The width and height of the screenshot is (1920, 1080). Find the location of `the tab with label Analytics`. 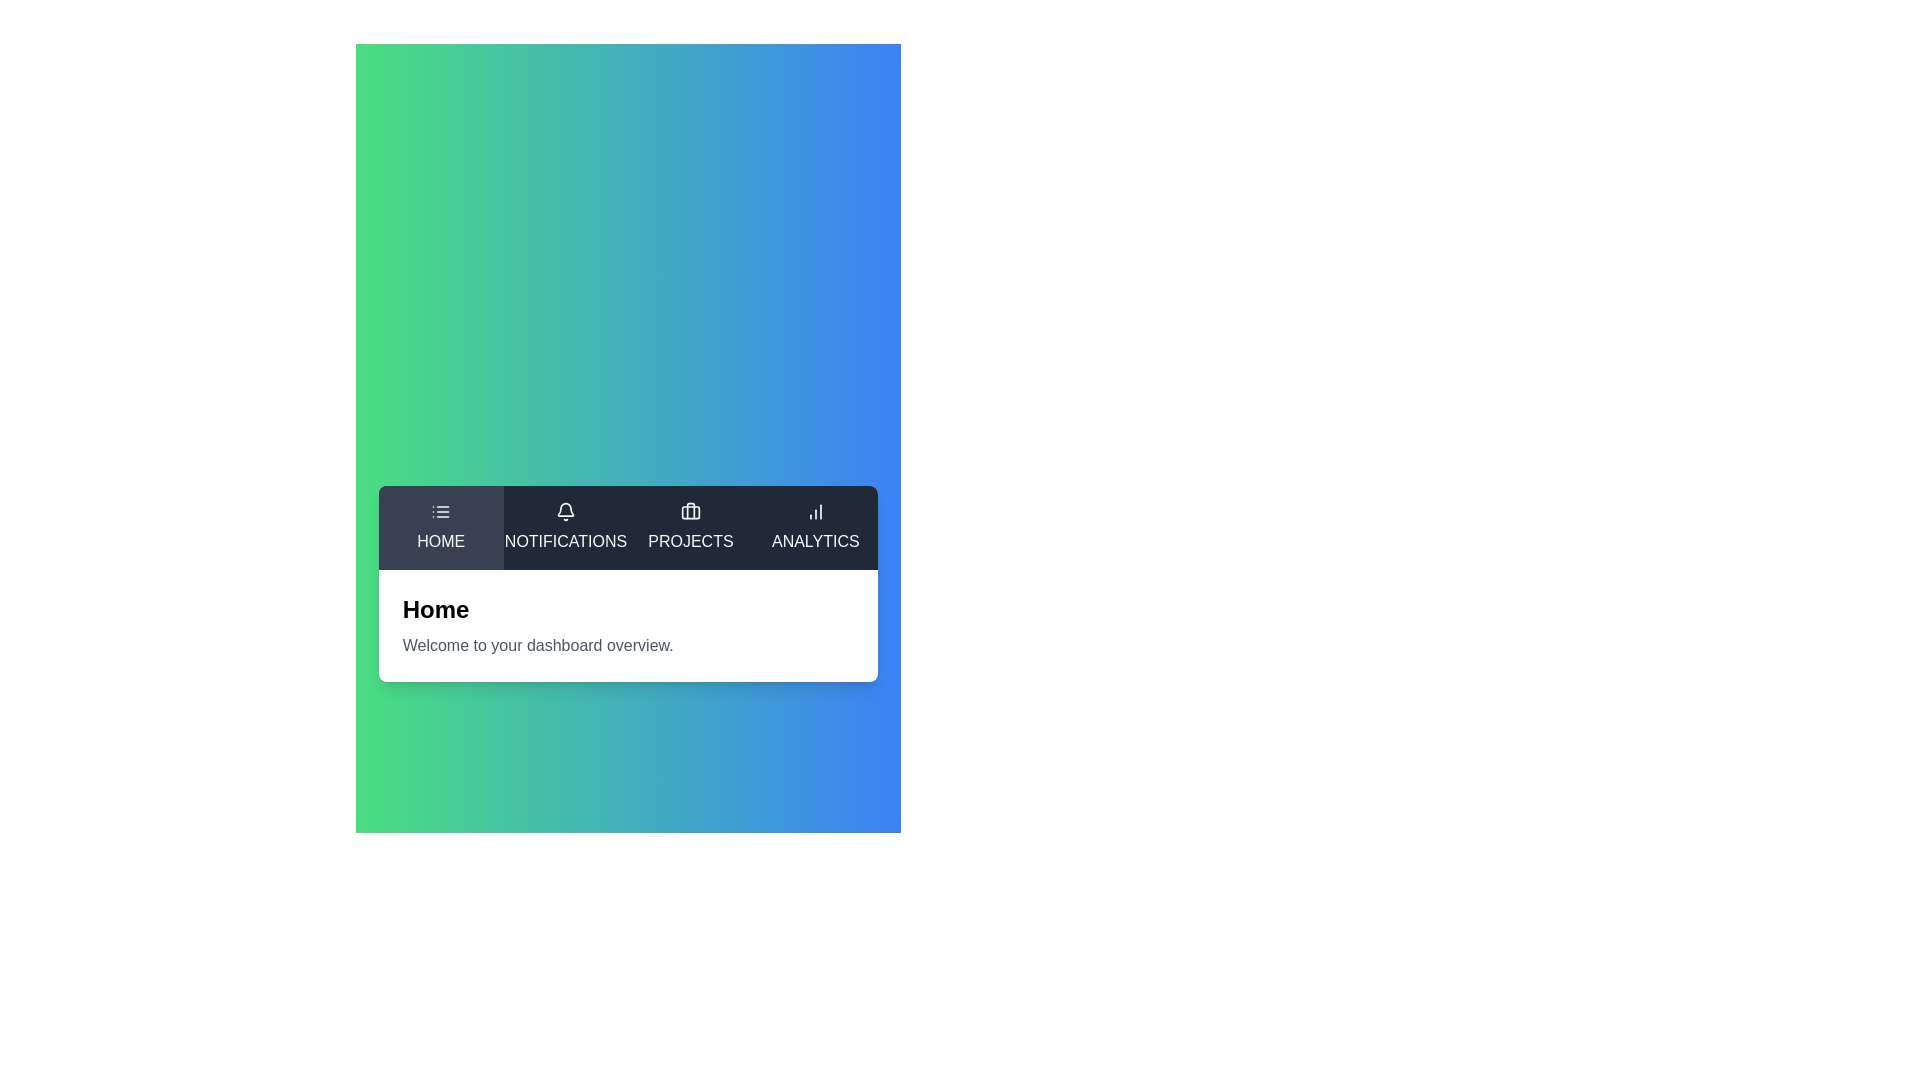

the tab with label Analytics is located at coordinates (816, 527).